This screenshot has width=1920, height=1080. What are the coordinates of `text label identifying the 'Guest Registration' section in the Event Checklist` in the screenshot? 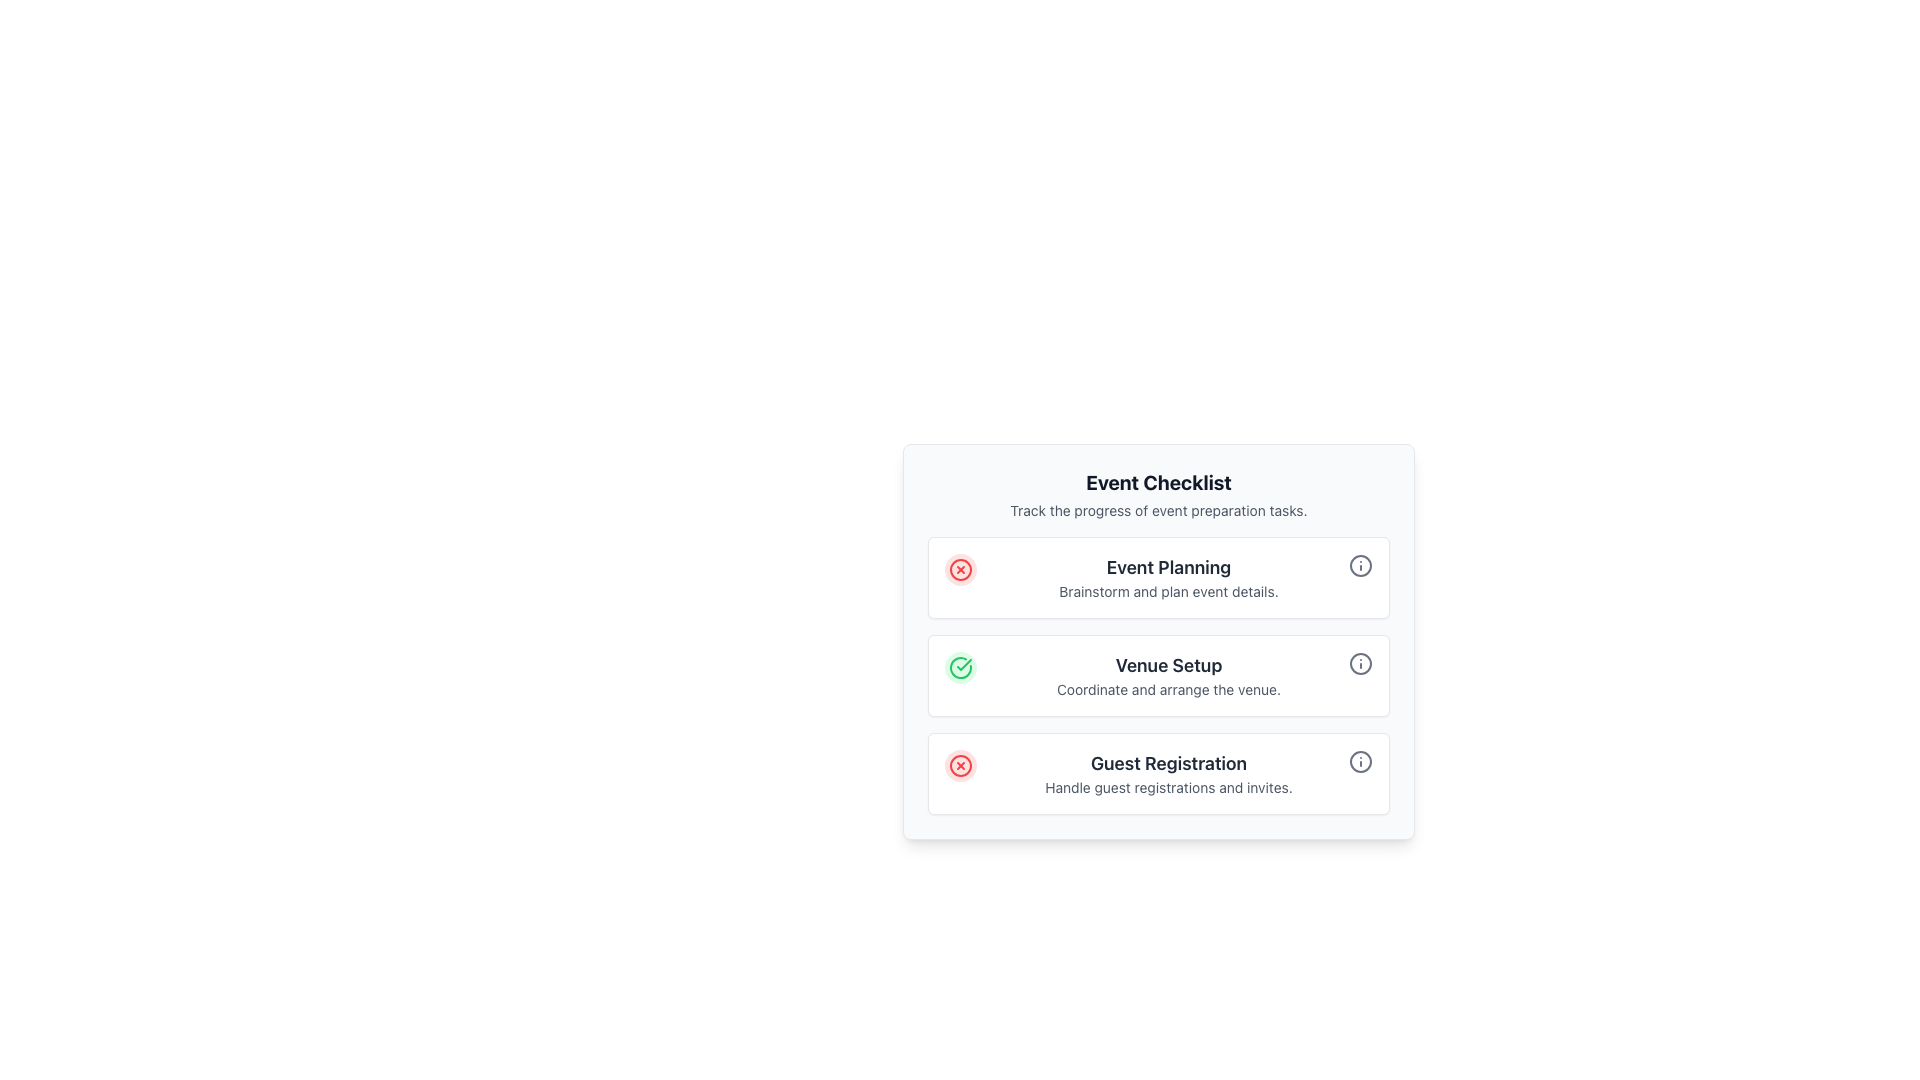 It's located at (1169, 763).